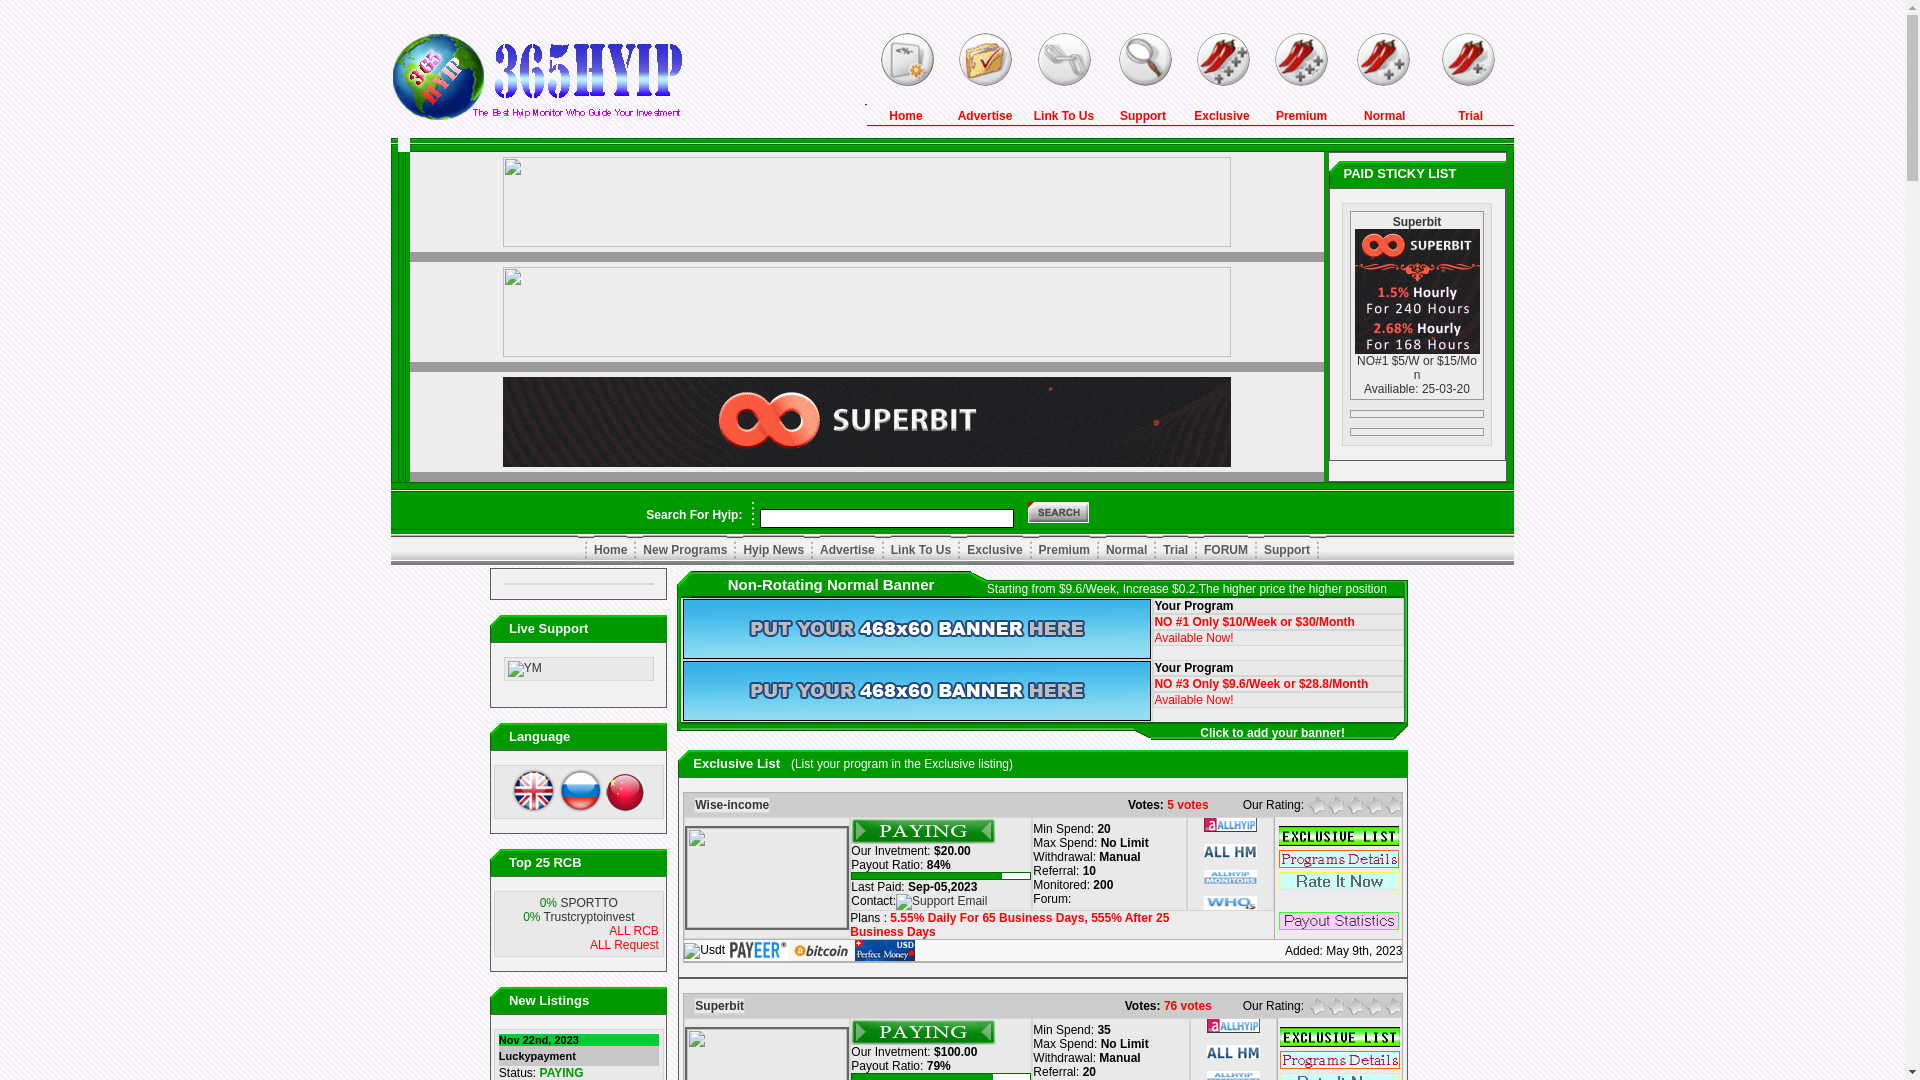  I want to click on 'Usdt', so click(704, 948).